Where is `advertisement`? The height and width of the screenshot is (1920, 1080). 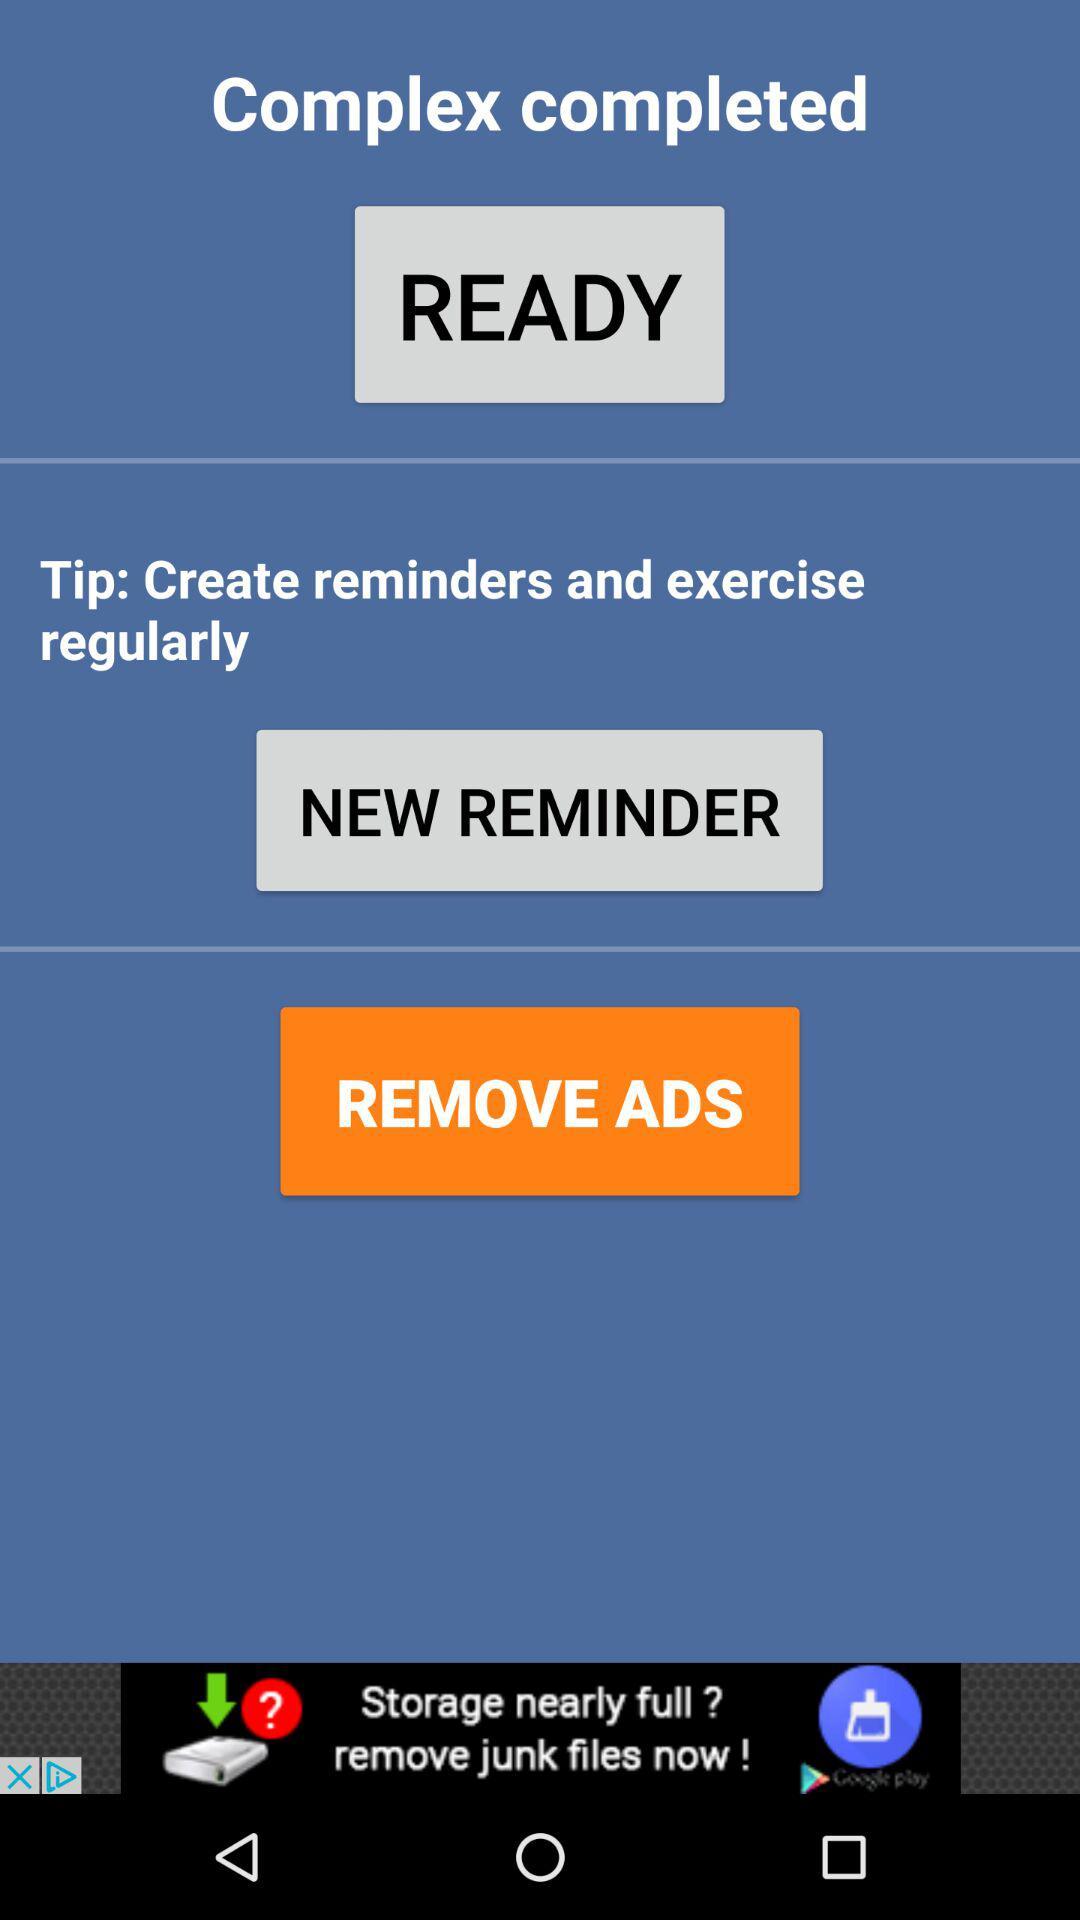
advertisement is located at coordinates (540, 1727).